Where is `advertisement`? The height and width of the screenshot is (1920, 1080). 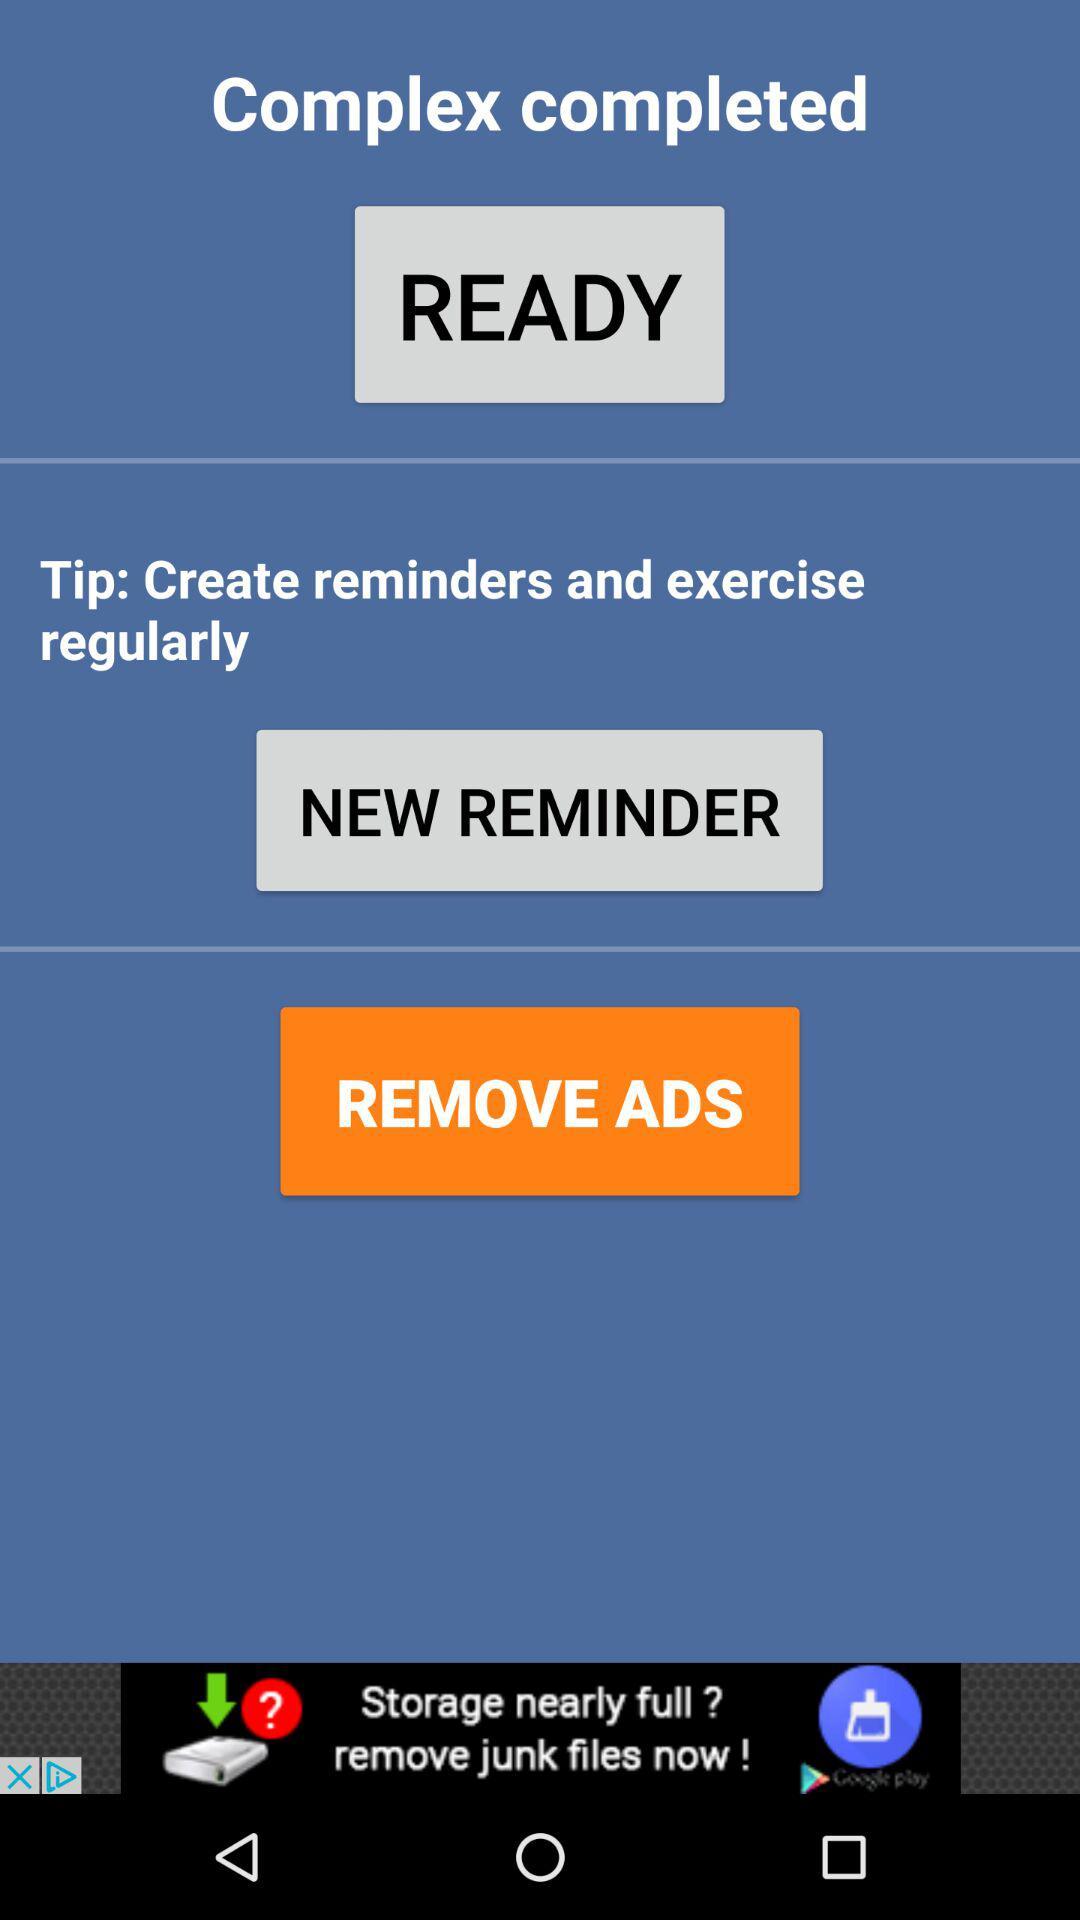
advertisement is located at coordinates (540, 1727).